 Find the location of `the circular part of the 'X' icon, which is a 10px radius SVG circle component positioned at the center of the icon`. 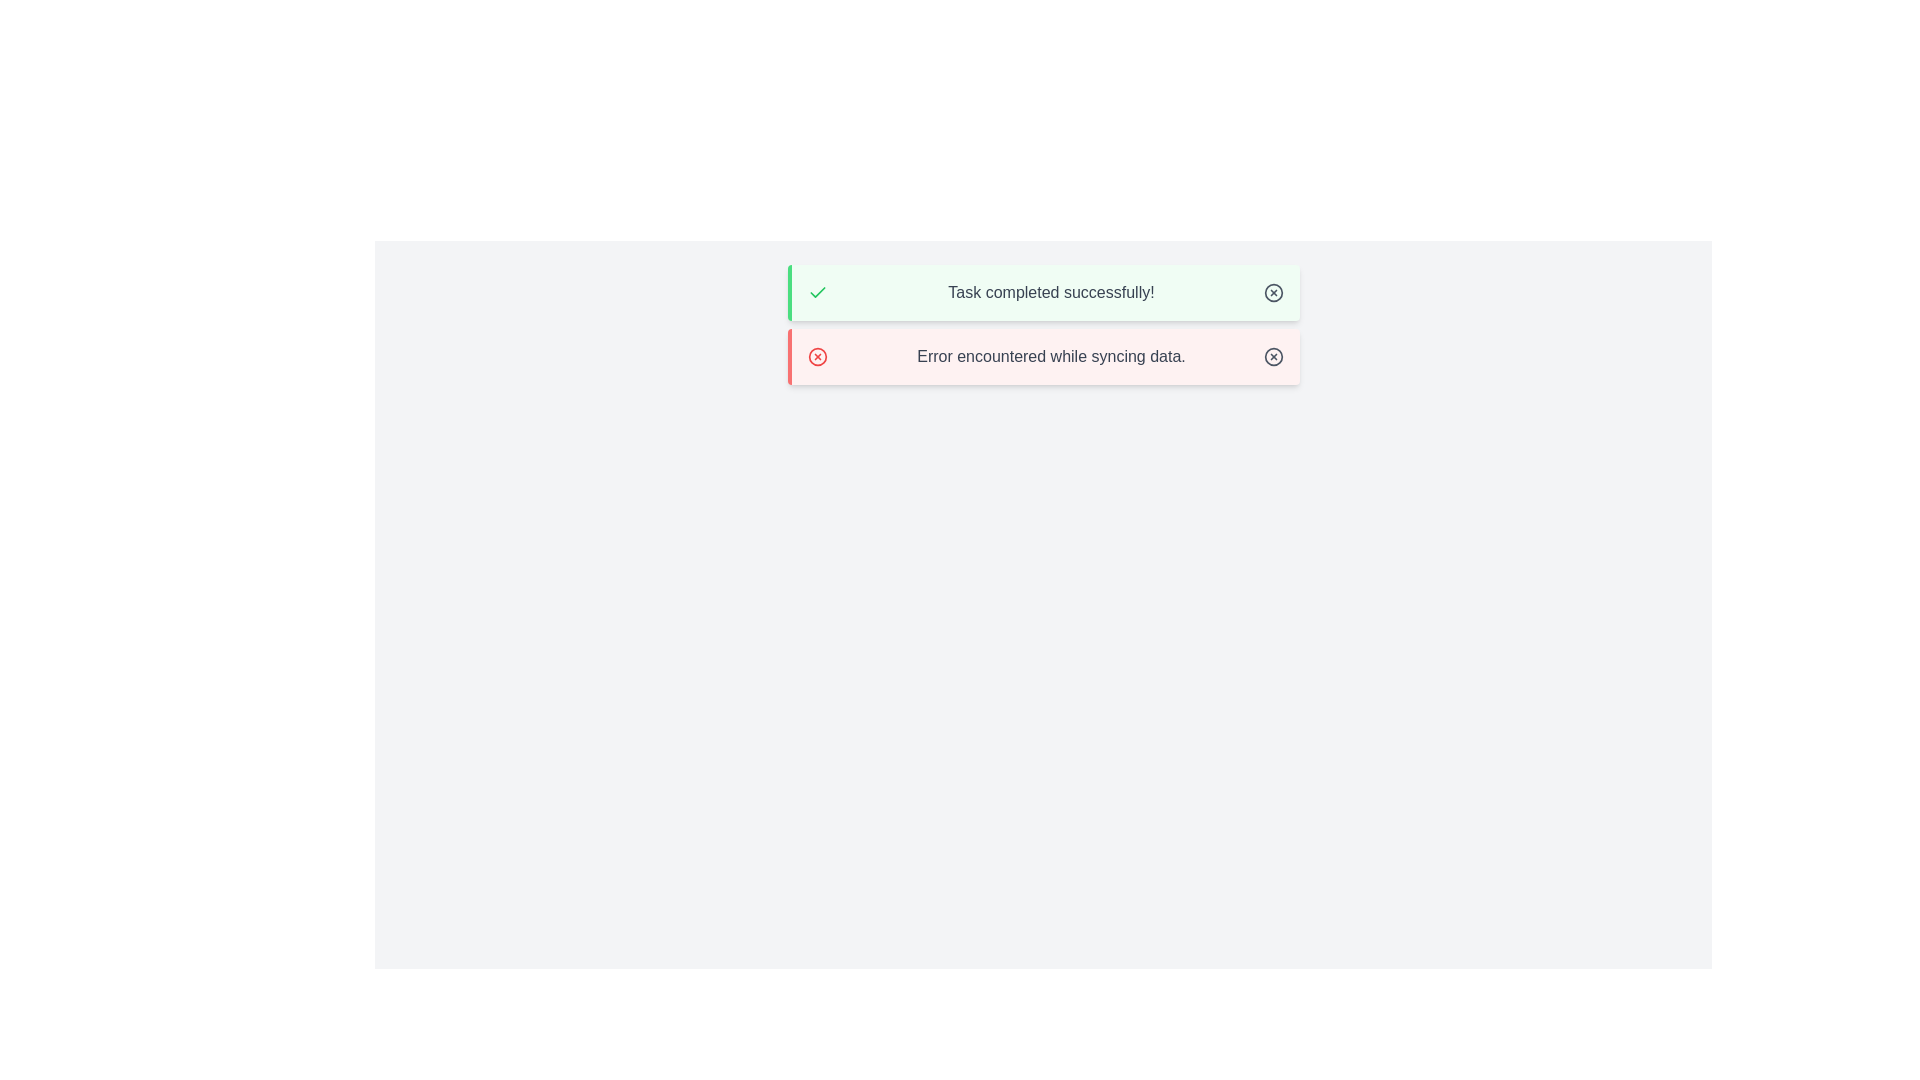

the circular part of the 'X' icon, which is a 10px radius SVG circle component positioned at the center of the icon is located at coordinates (1272, 293).